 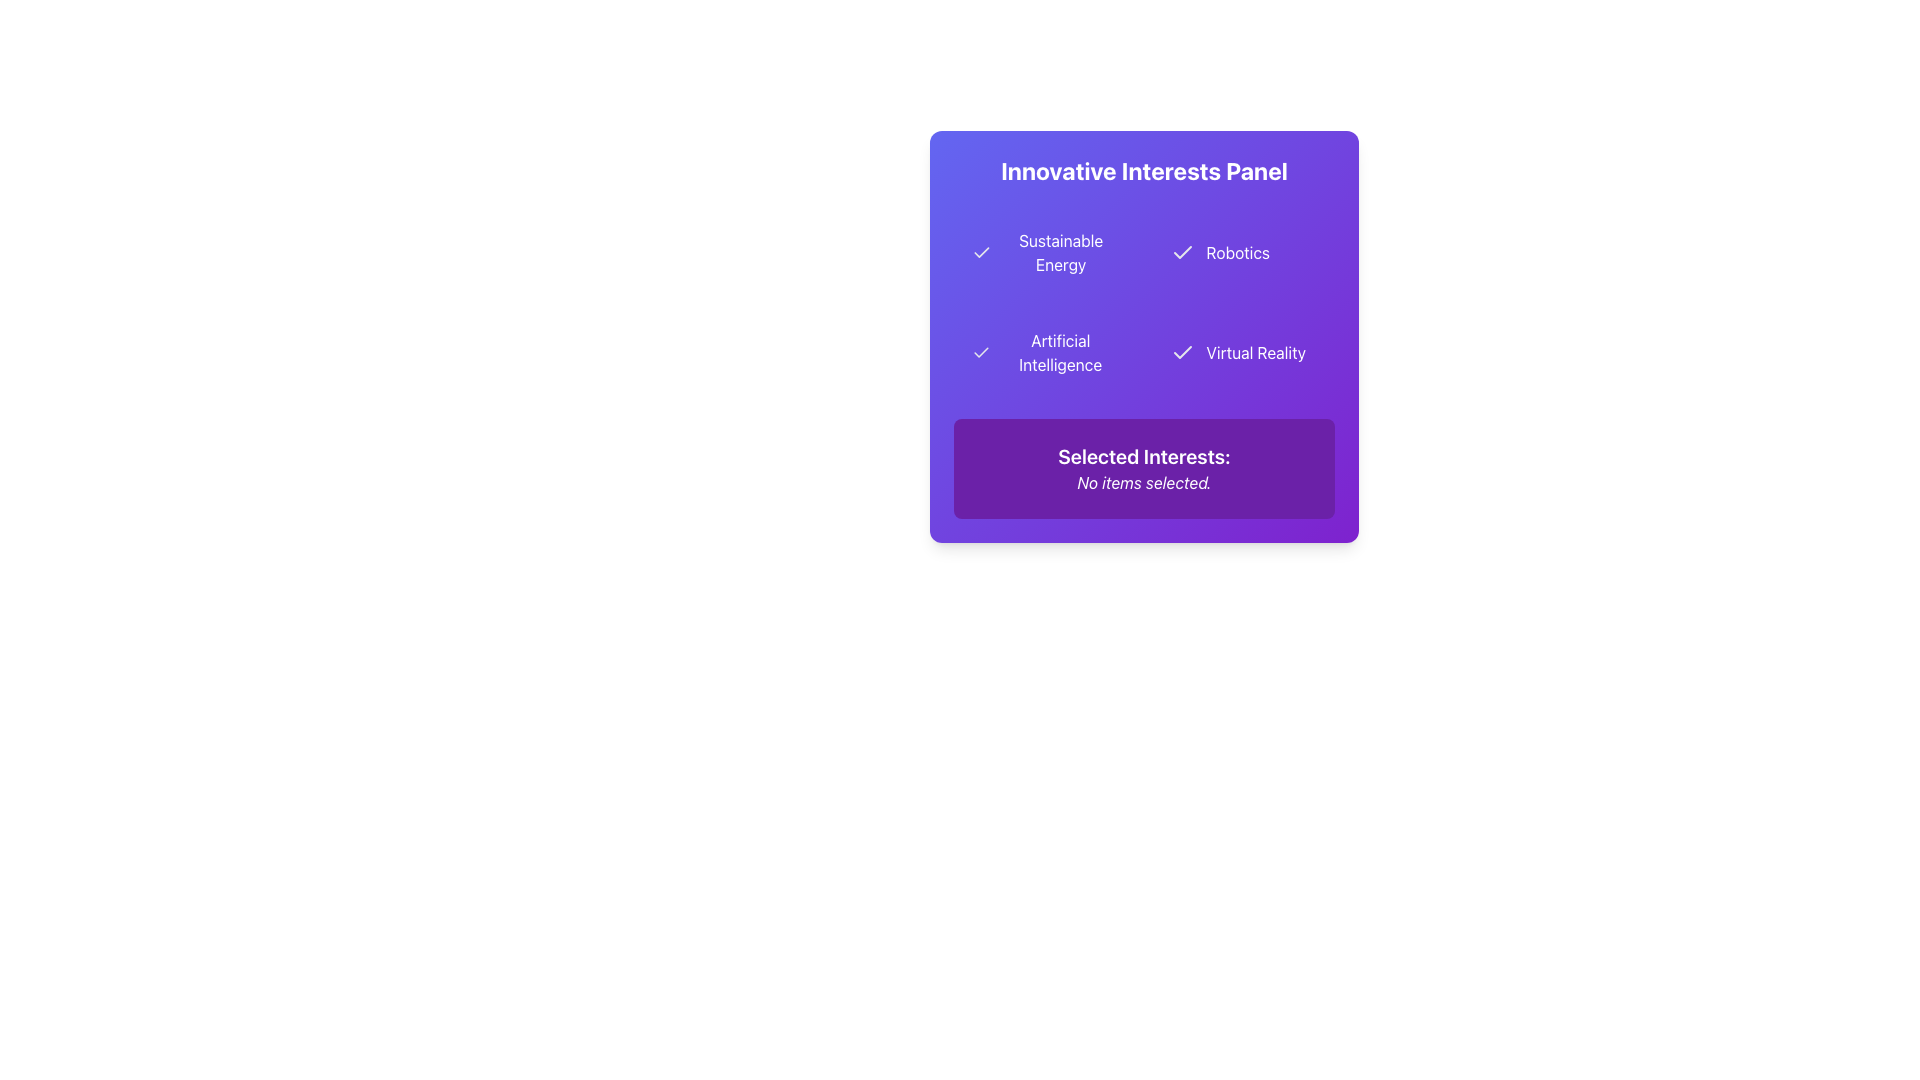 I want to click on the 'Sustainable Energy' text label within the 'Innovative Interests Panel' which indicates a selectable option, so click(x=1060, y=252).